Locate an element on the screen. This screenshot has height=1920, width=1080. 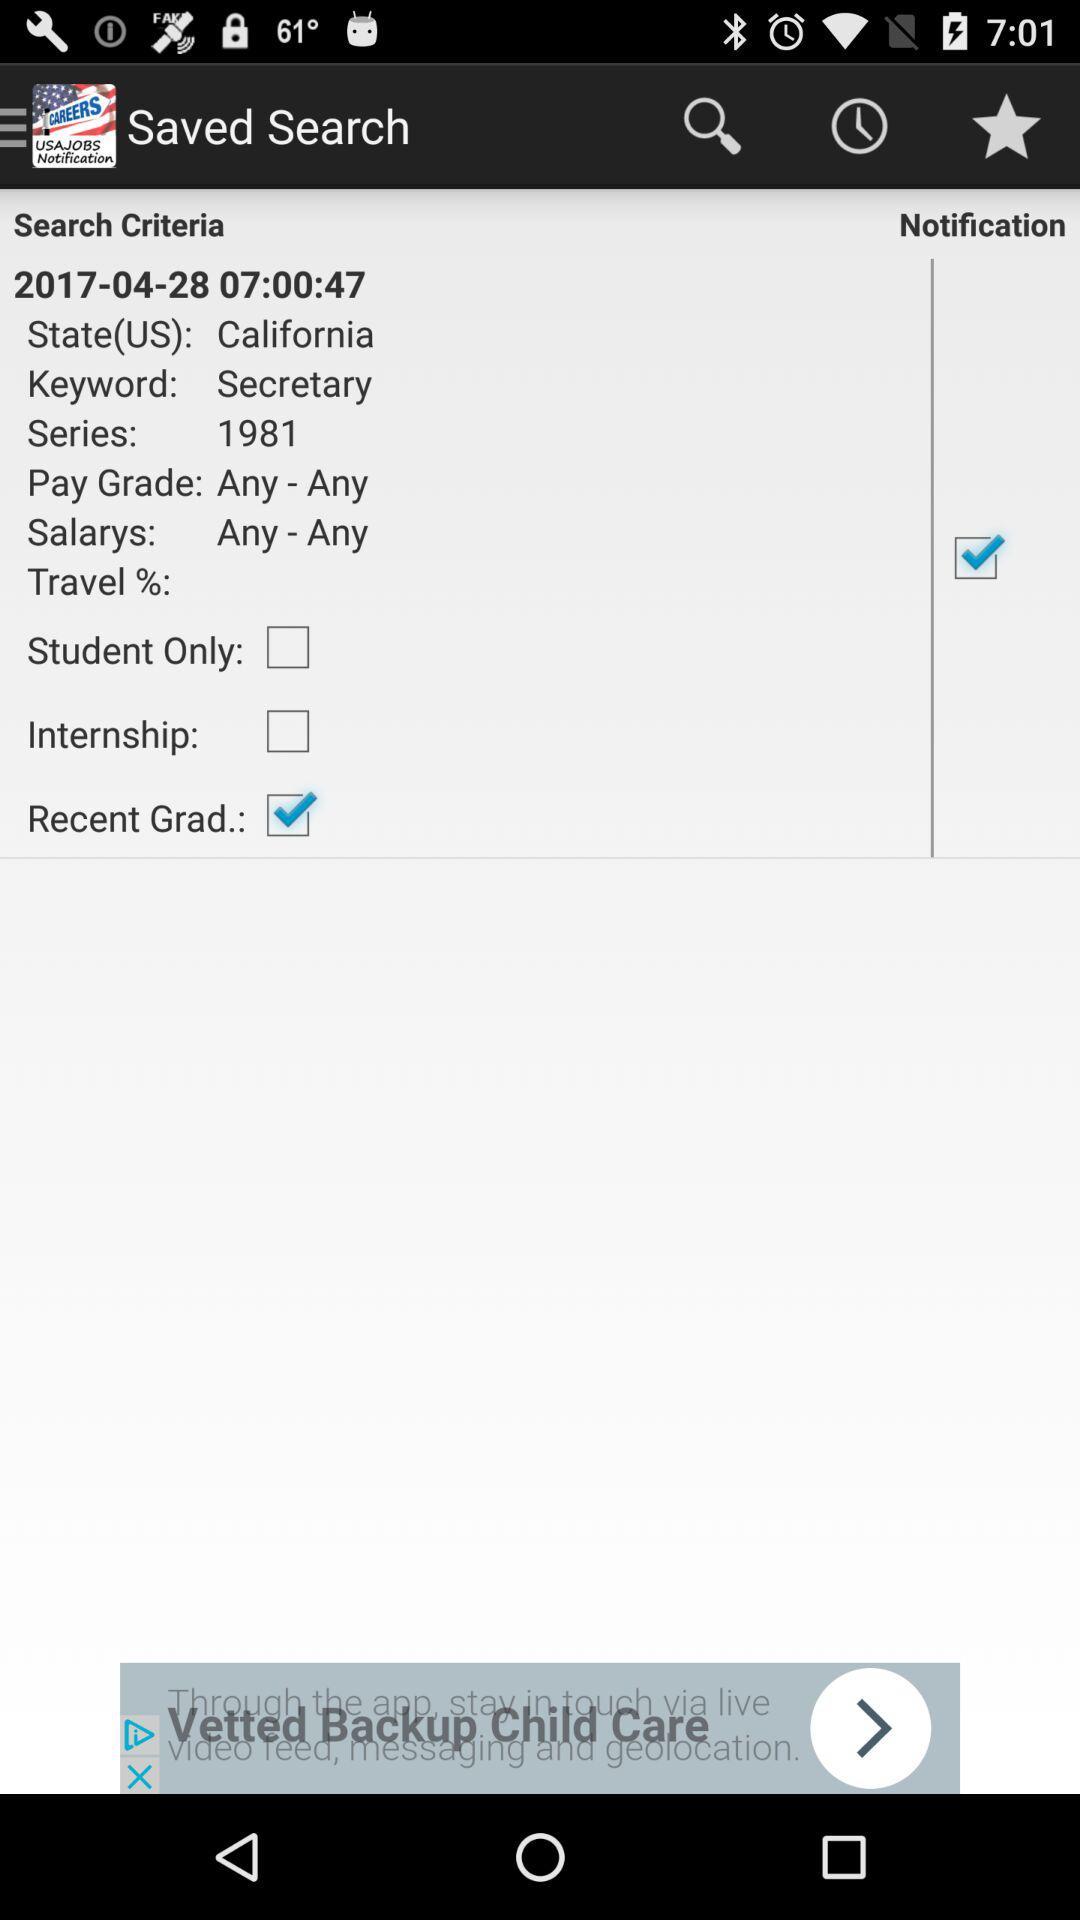
the item next to student only: item is located at coordinates (288, 647).